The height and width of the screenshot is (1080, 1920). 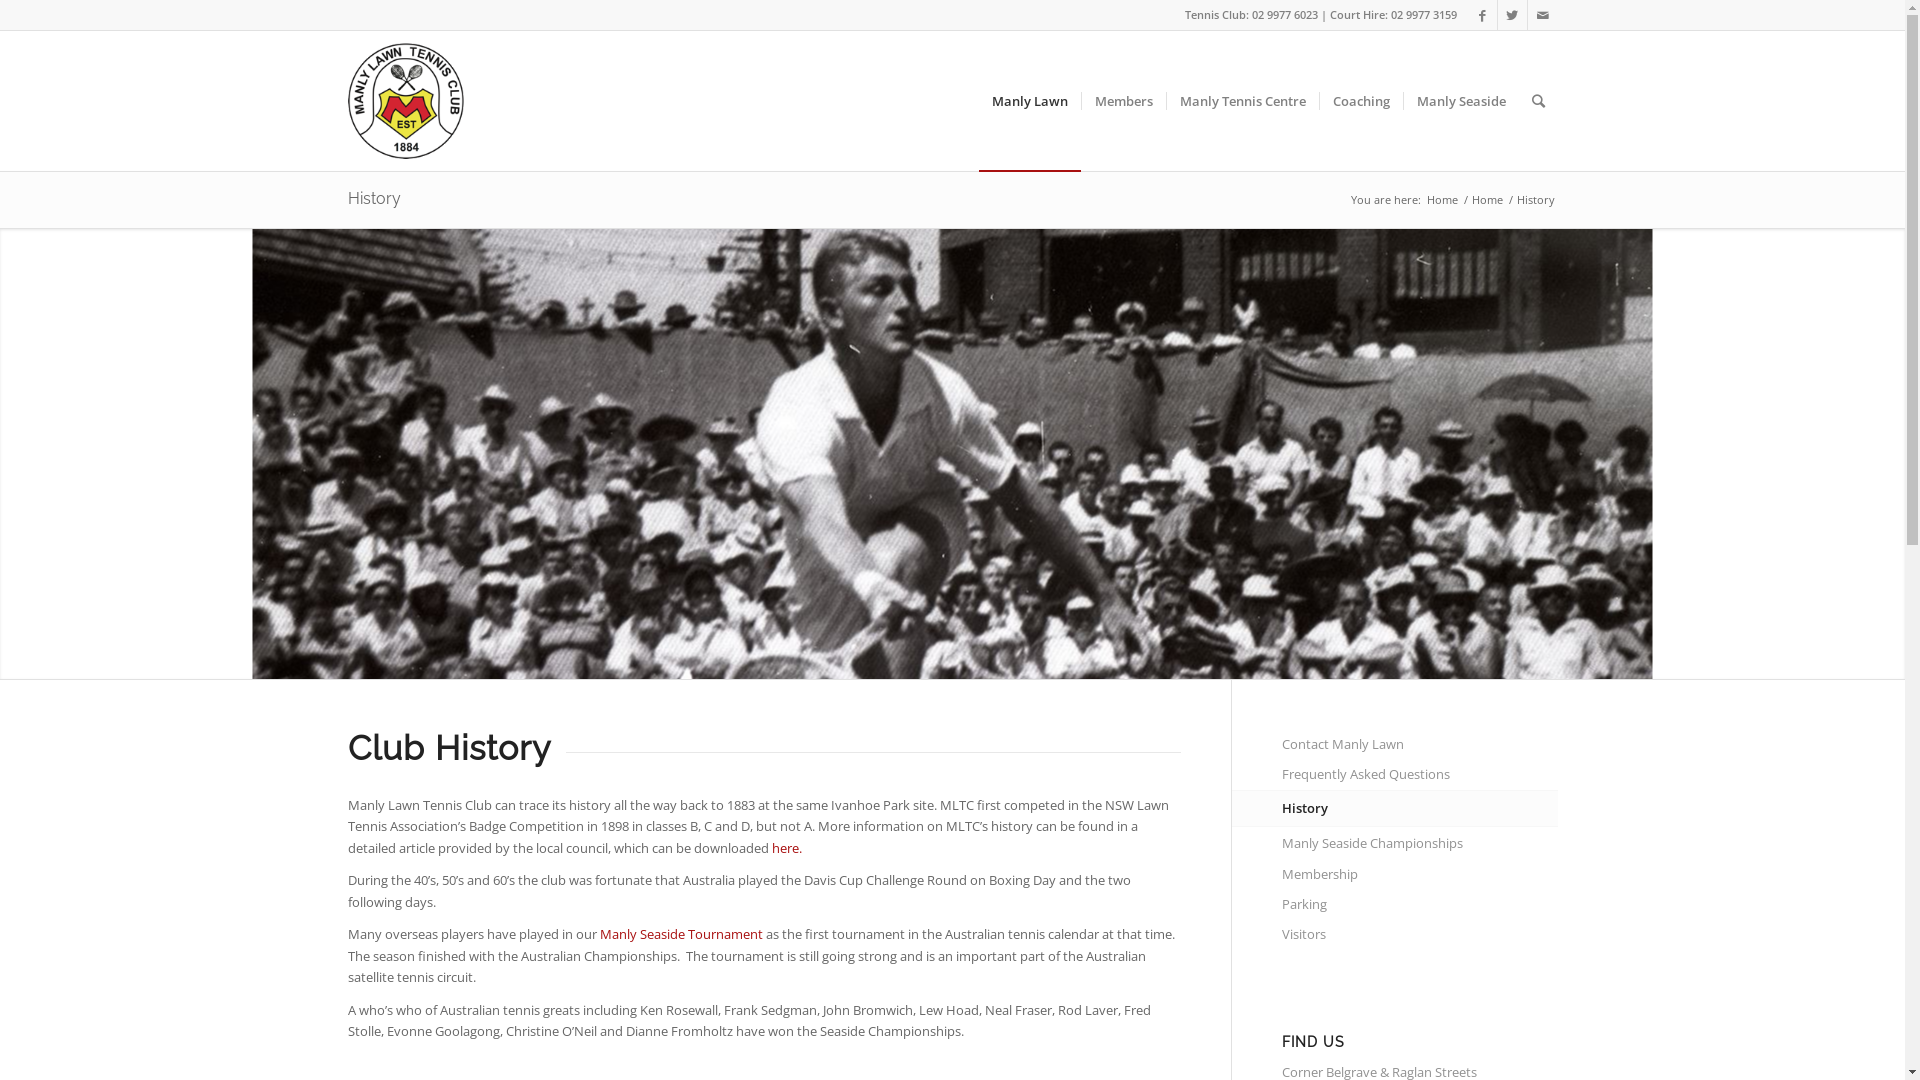 I want to click on 'Home', so click(x=1442, y=199).